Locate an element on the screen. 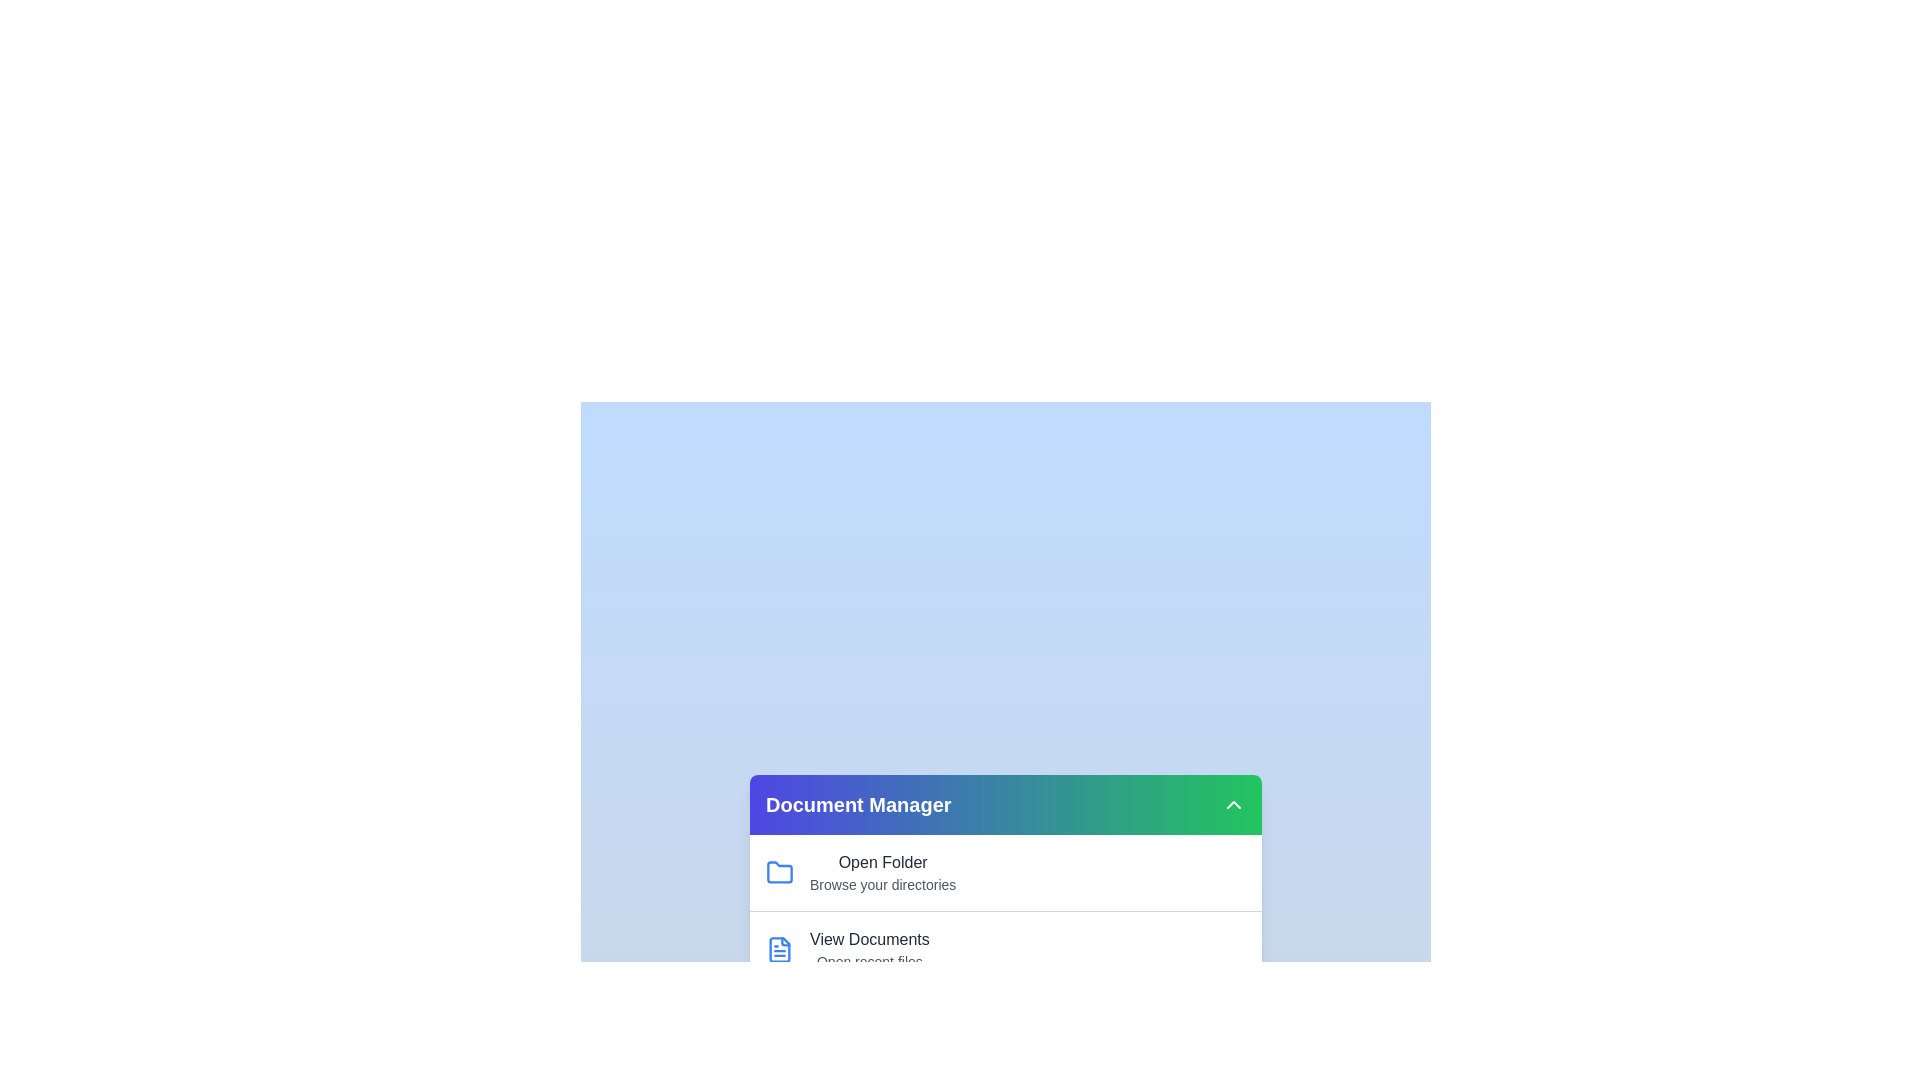 The height and width of the screenshot is (1080, 1920). the menu item View Documents to highlight it is located at coordinates (868, 940).